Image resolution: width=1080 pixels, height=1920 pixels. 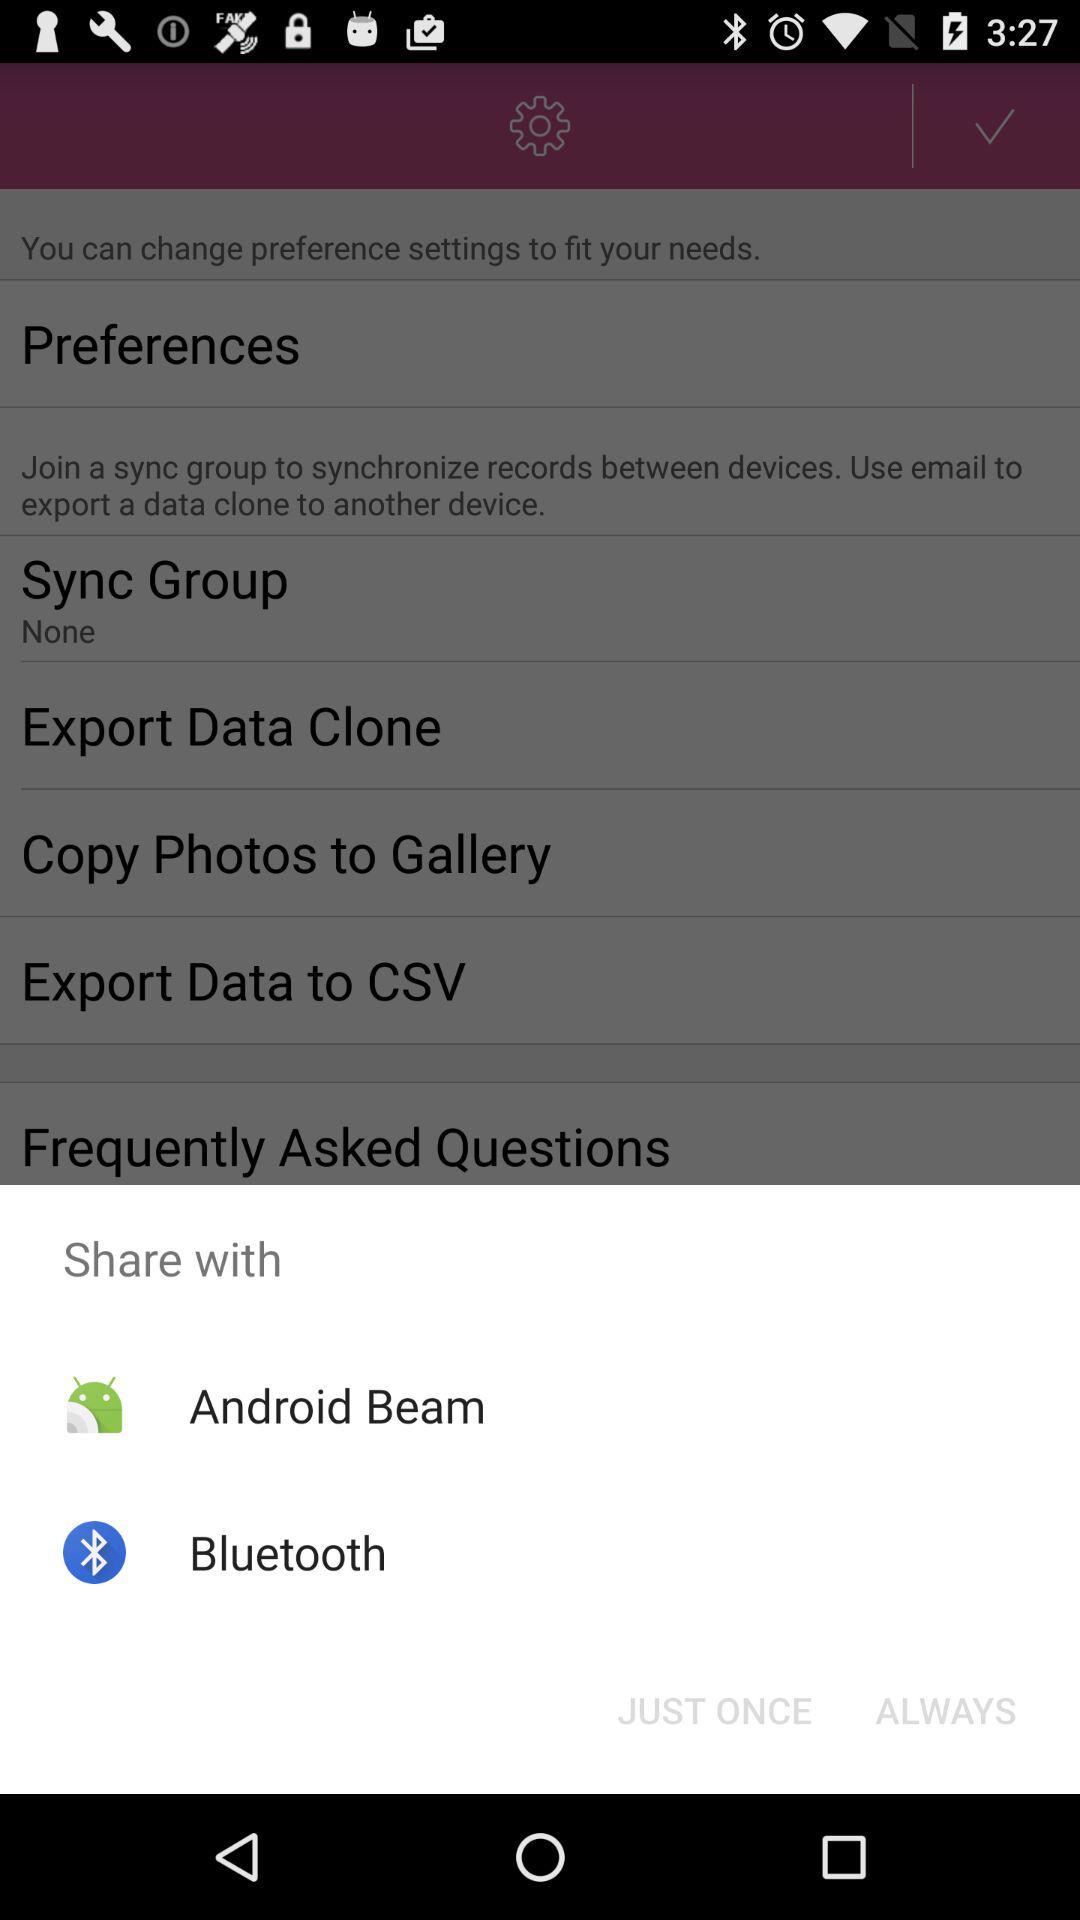 What do you see at coordinates (713, 1708) in the screenshot?
I see `button at the bottom` at bounding box center [713, 1708].